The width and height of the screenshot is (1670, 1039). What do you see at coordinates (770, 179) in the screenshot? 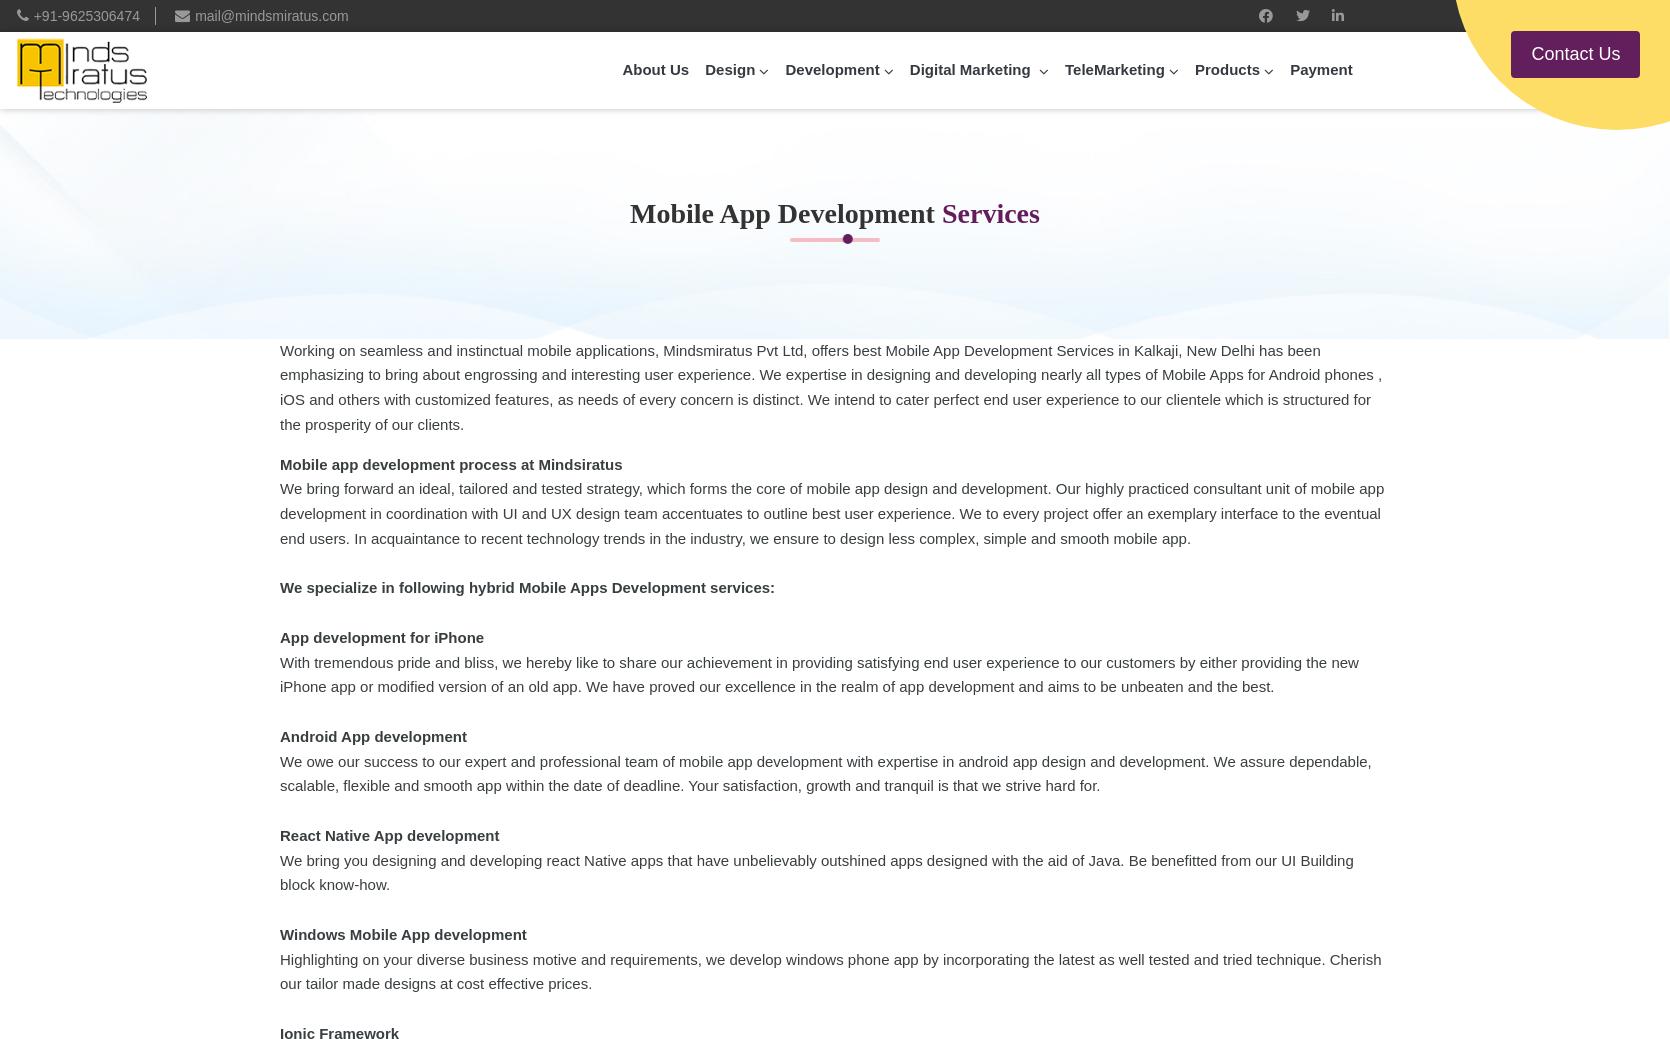
I see `'Website Designing'` at bounding box center [770, 179].